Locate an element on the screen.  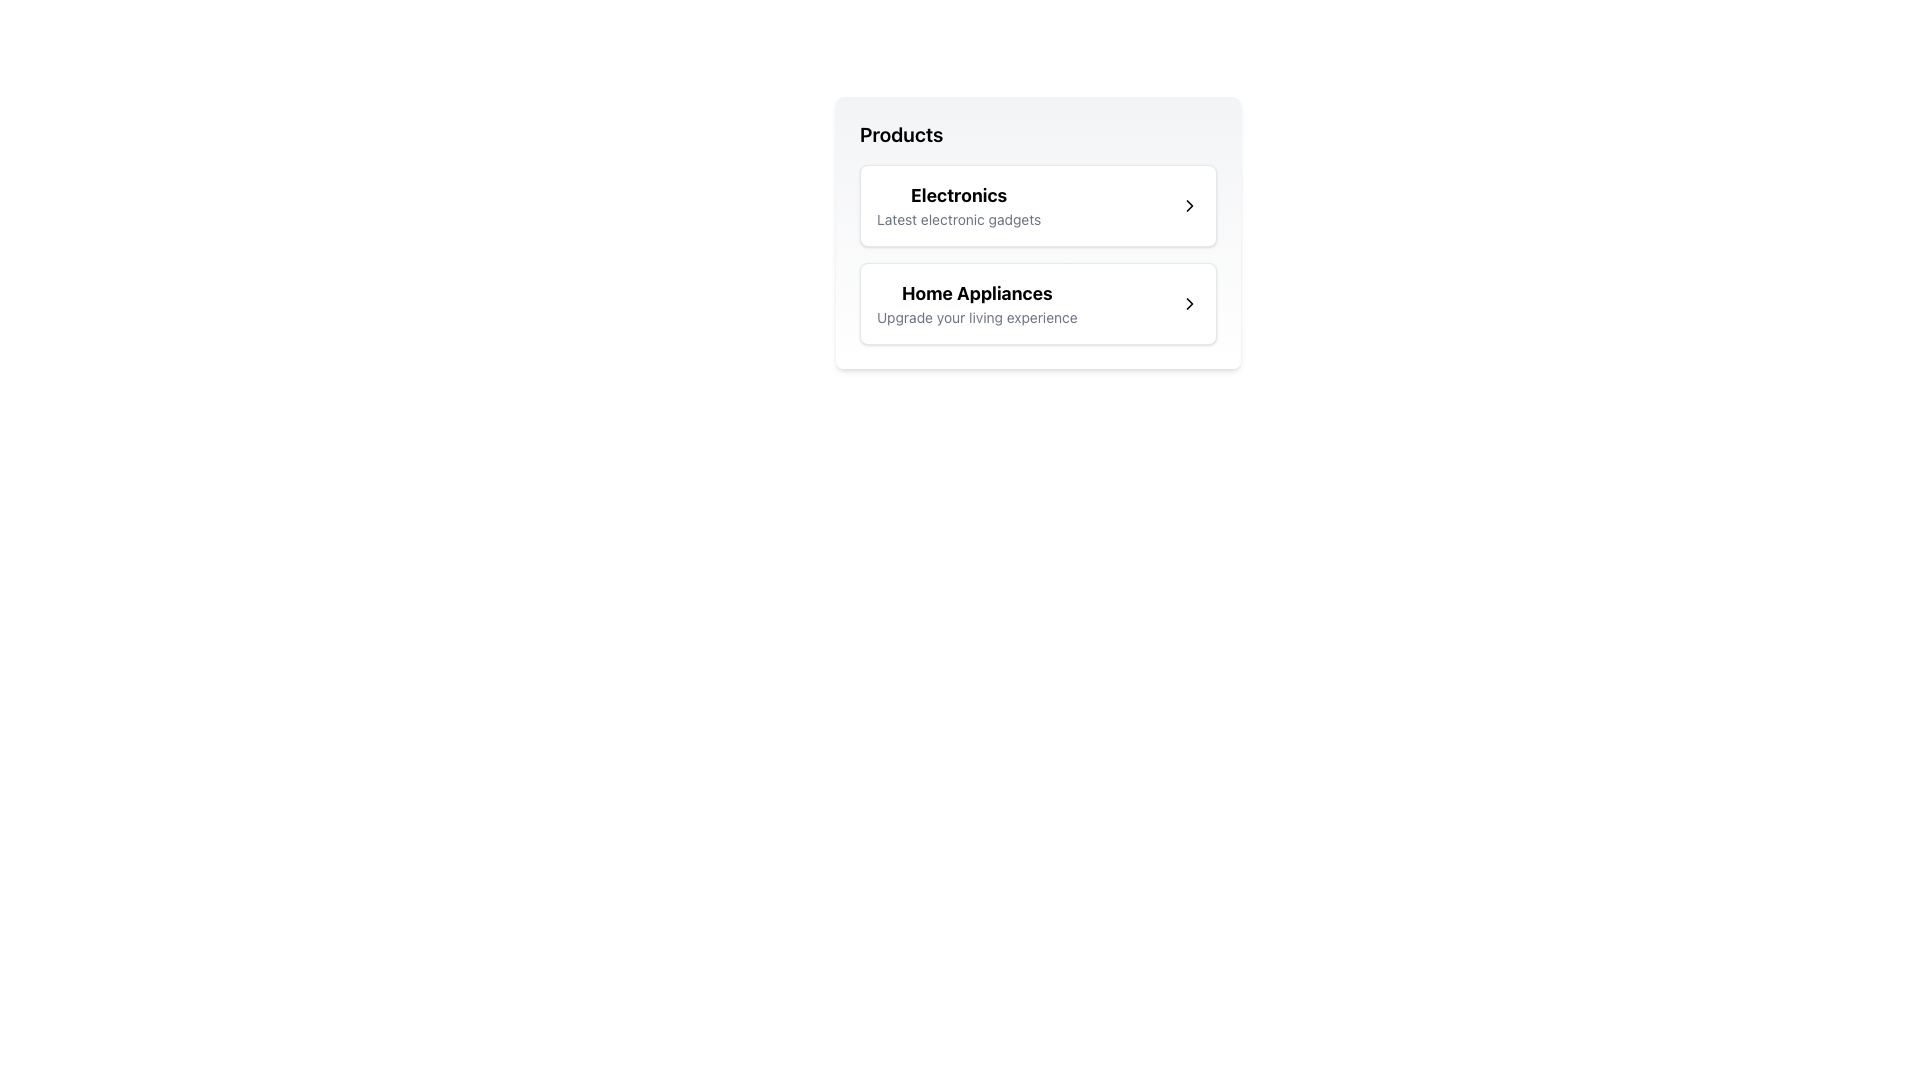
the 'Home Appliances' navigation list item is located at coordinates (1038, 304).